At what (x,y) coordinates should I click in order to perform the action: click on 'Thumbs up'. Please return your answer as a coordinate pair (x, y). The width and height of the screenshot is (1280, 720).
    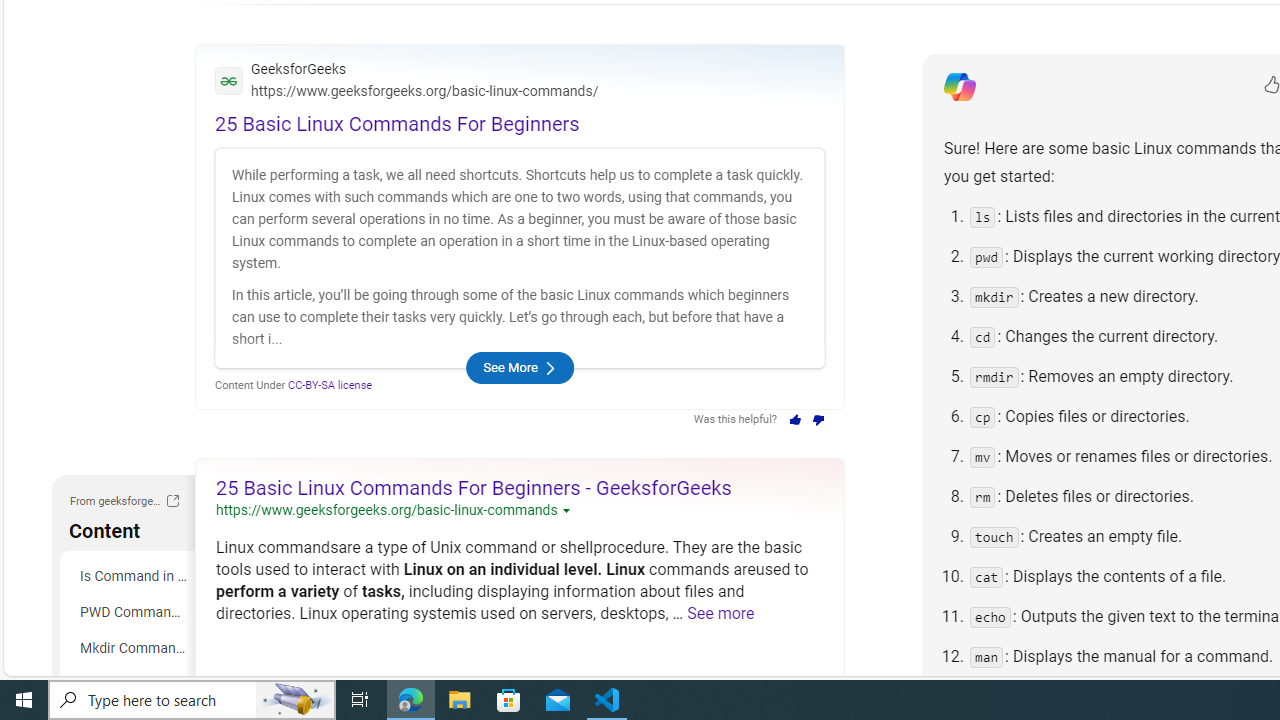
    Looking at the image, I should click on (793, 419).